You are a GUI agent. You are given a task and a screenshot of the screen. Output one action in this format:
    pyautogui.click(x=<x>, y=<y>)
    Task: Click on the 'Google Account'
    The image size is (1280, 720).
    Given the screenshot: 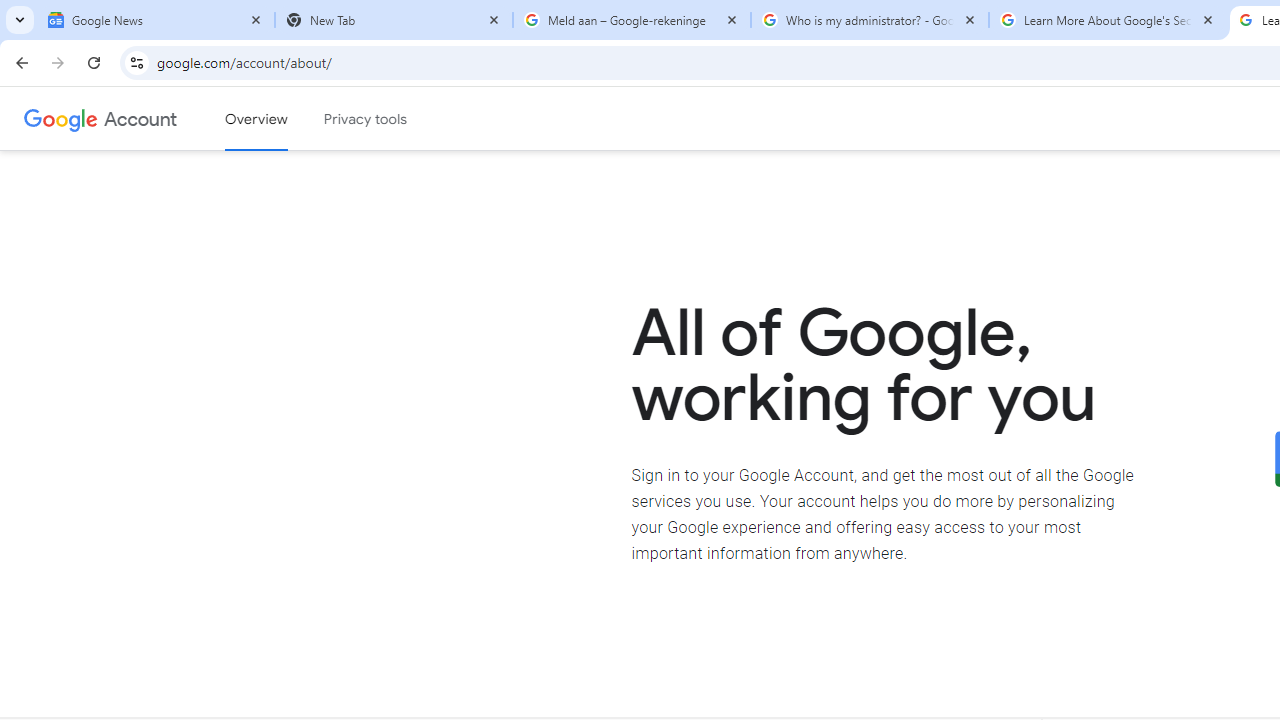 What is the action you would take?
    pyautogui.click(x=139, y=118)
    